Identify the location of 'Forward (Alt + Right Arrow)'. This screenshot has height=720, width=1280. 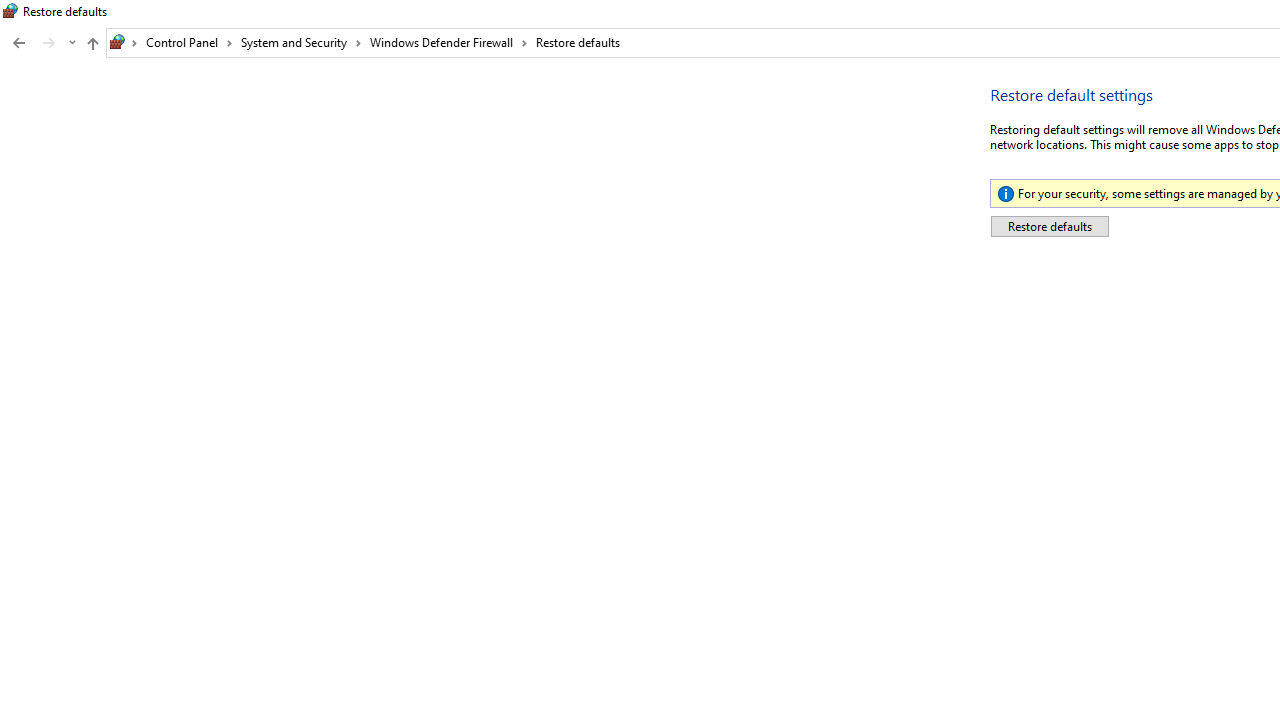
(49, 43).